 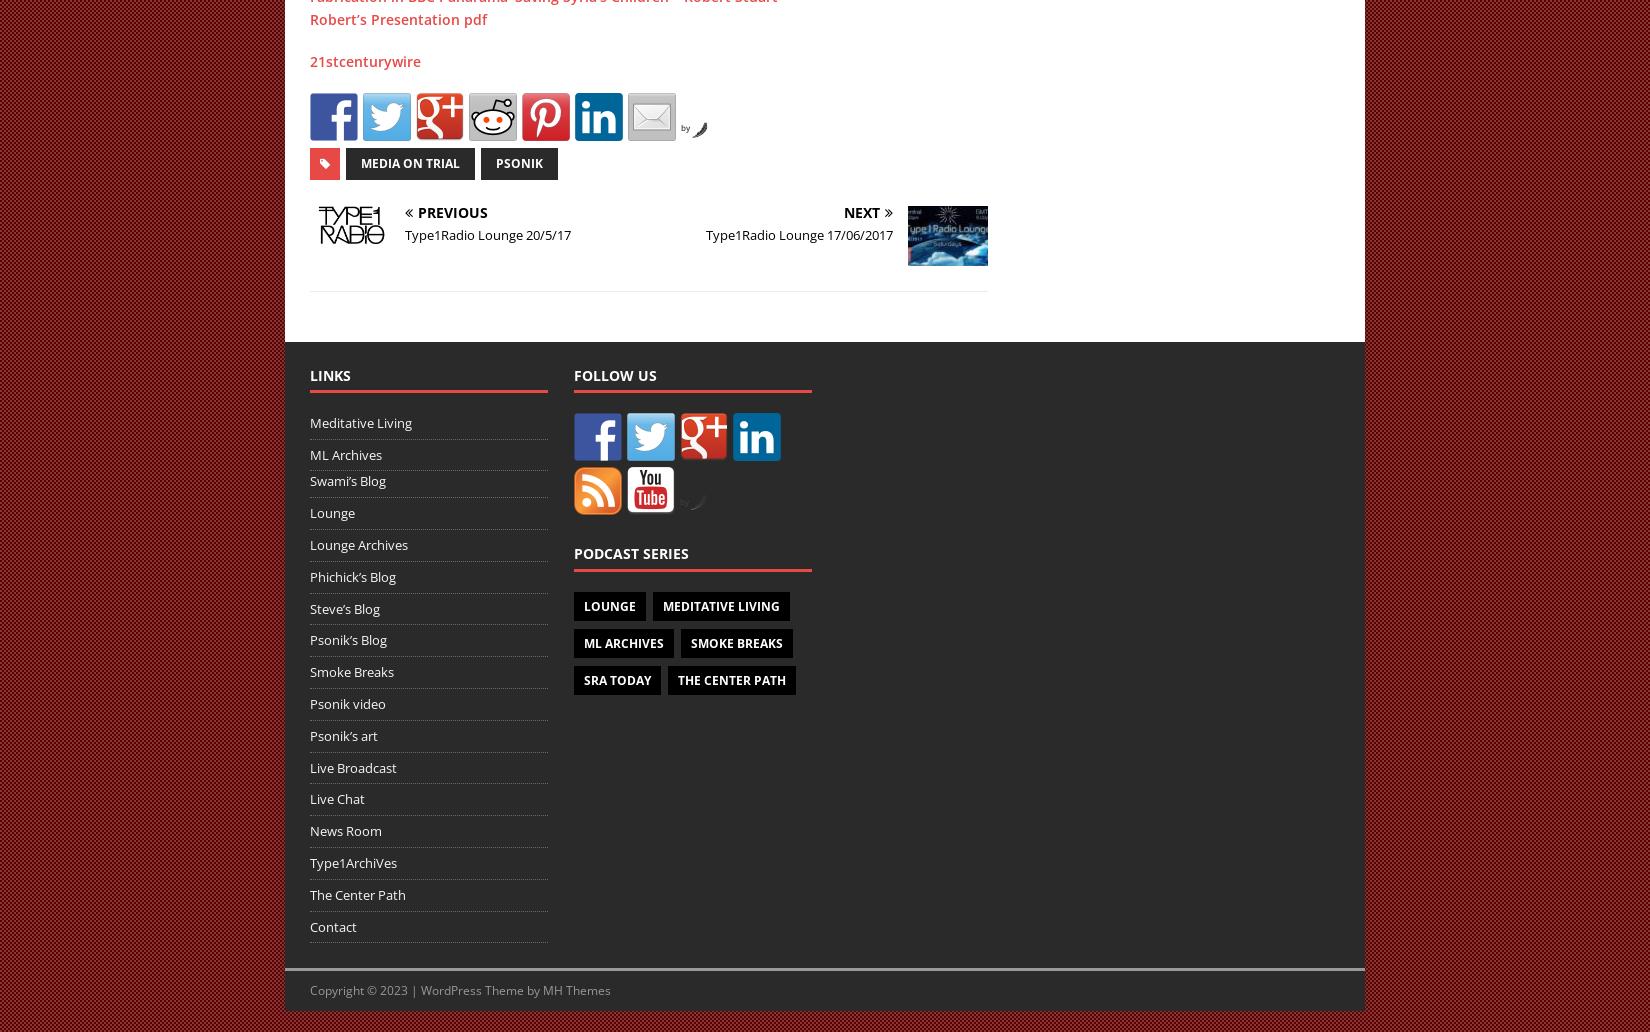 What do you see at coordinates (345, 607) in the screenshot?
I see `'Steve’s Blog'` at bounding box center [345, 607].